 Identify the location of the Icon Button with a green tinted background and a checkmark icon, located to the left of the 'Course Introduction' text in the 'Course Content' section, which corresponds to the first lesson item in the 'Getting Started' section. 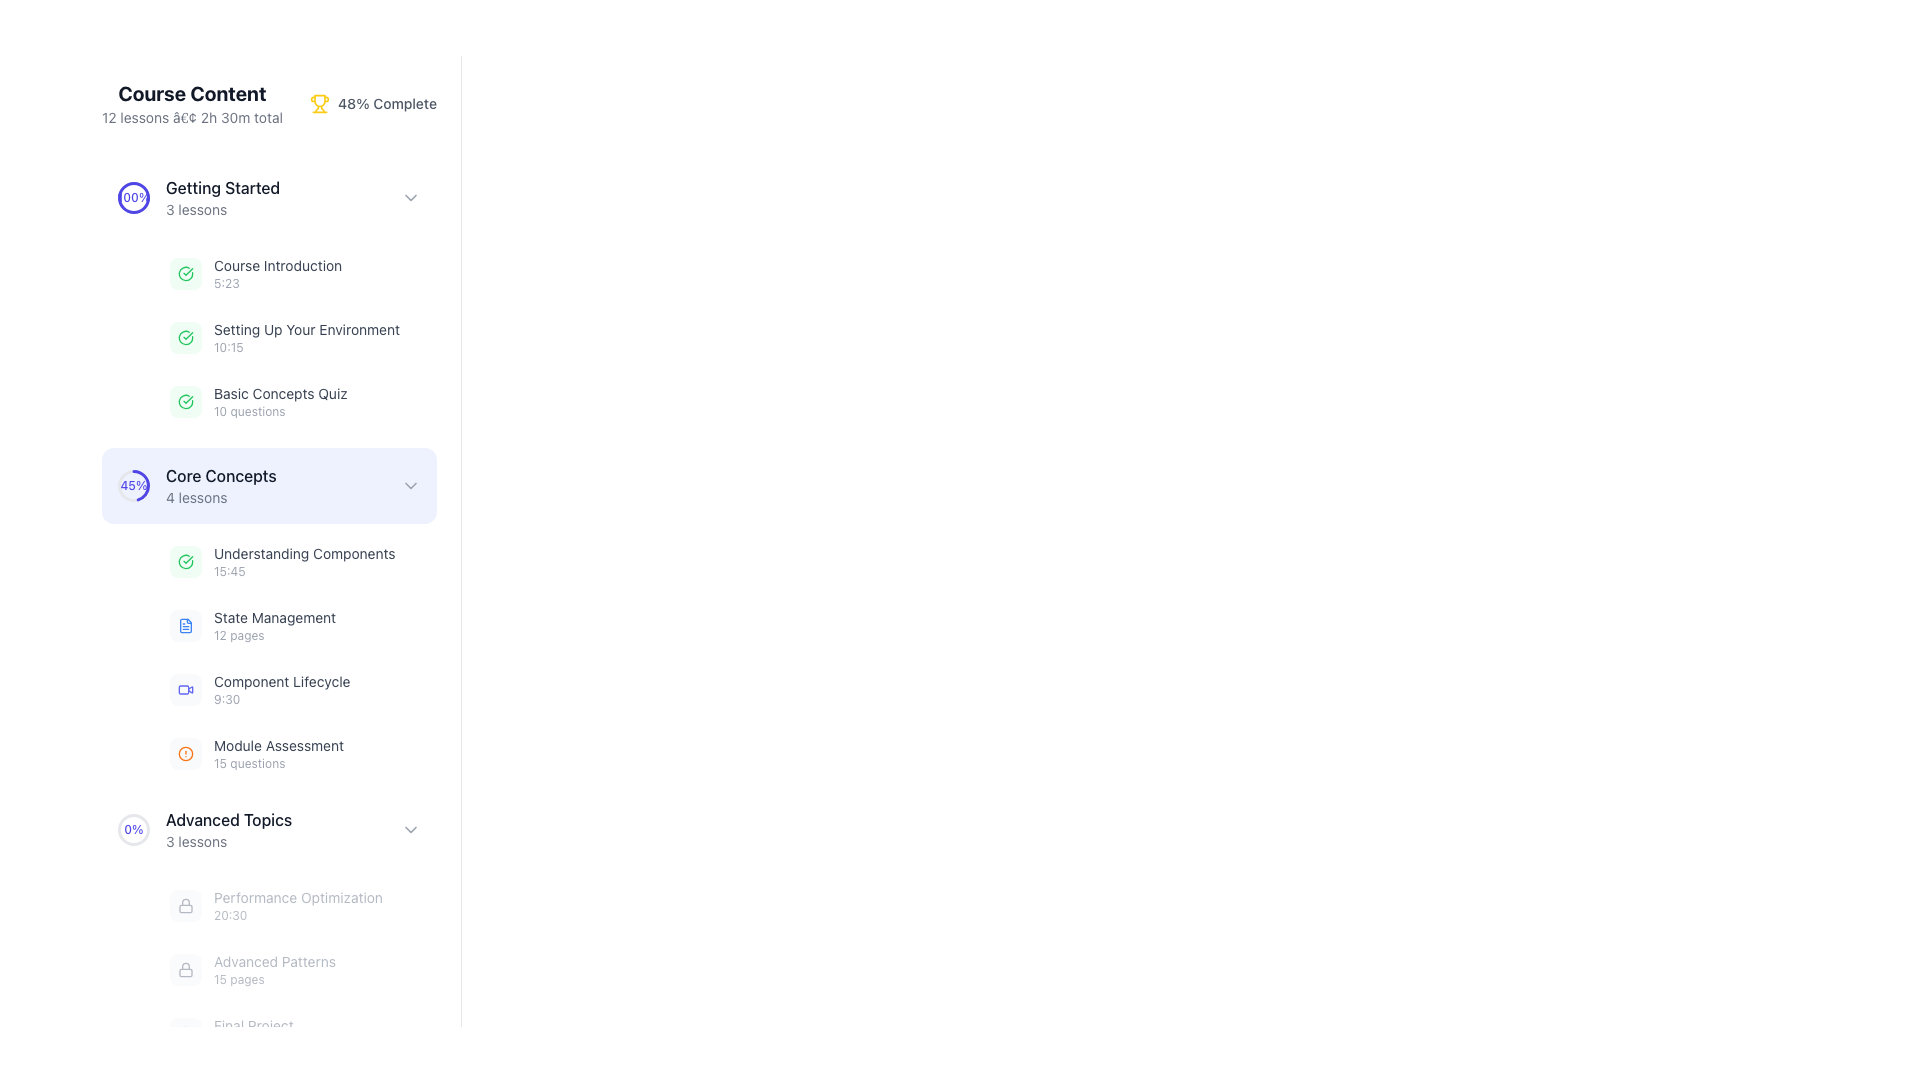
(186, 273).